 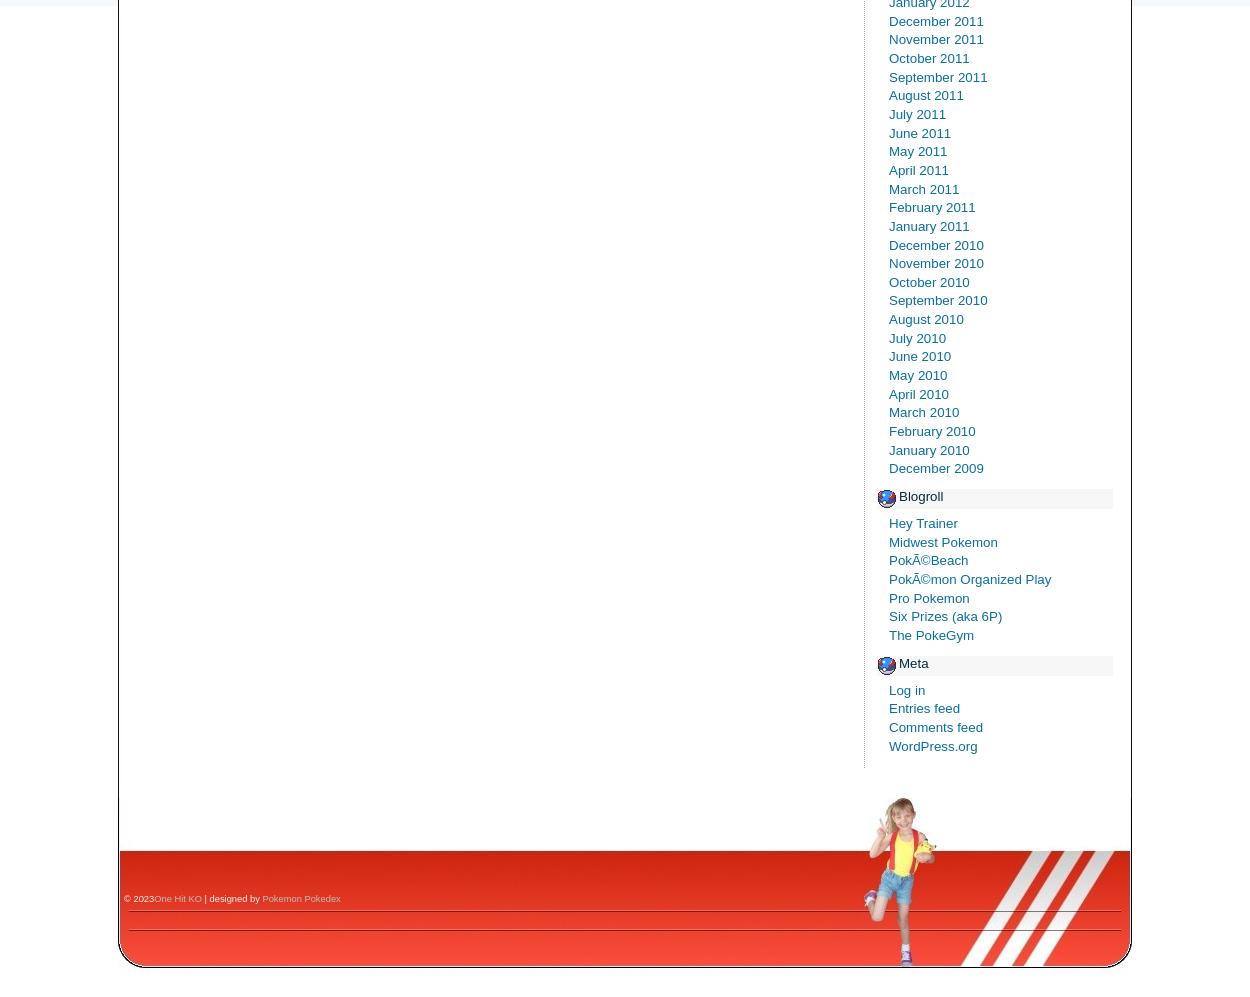 What do you see at coordinates (929, 281) in the screenshot?
I see `'October 2010'` at bounding box center [929, 281].